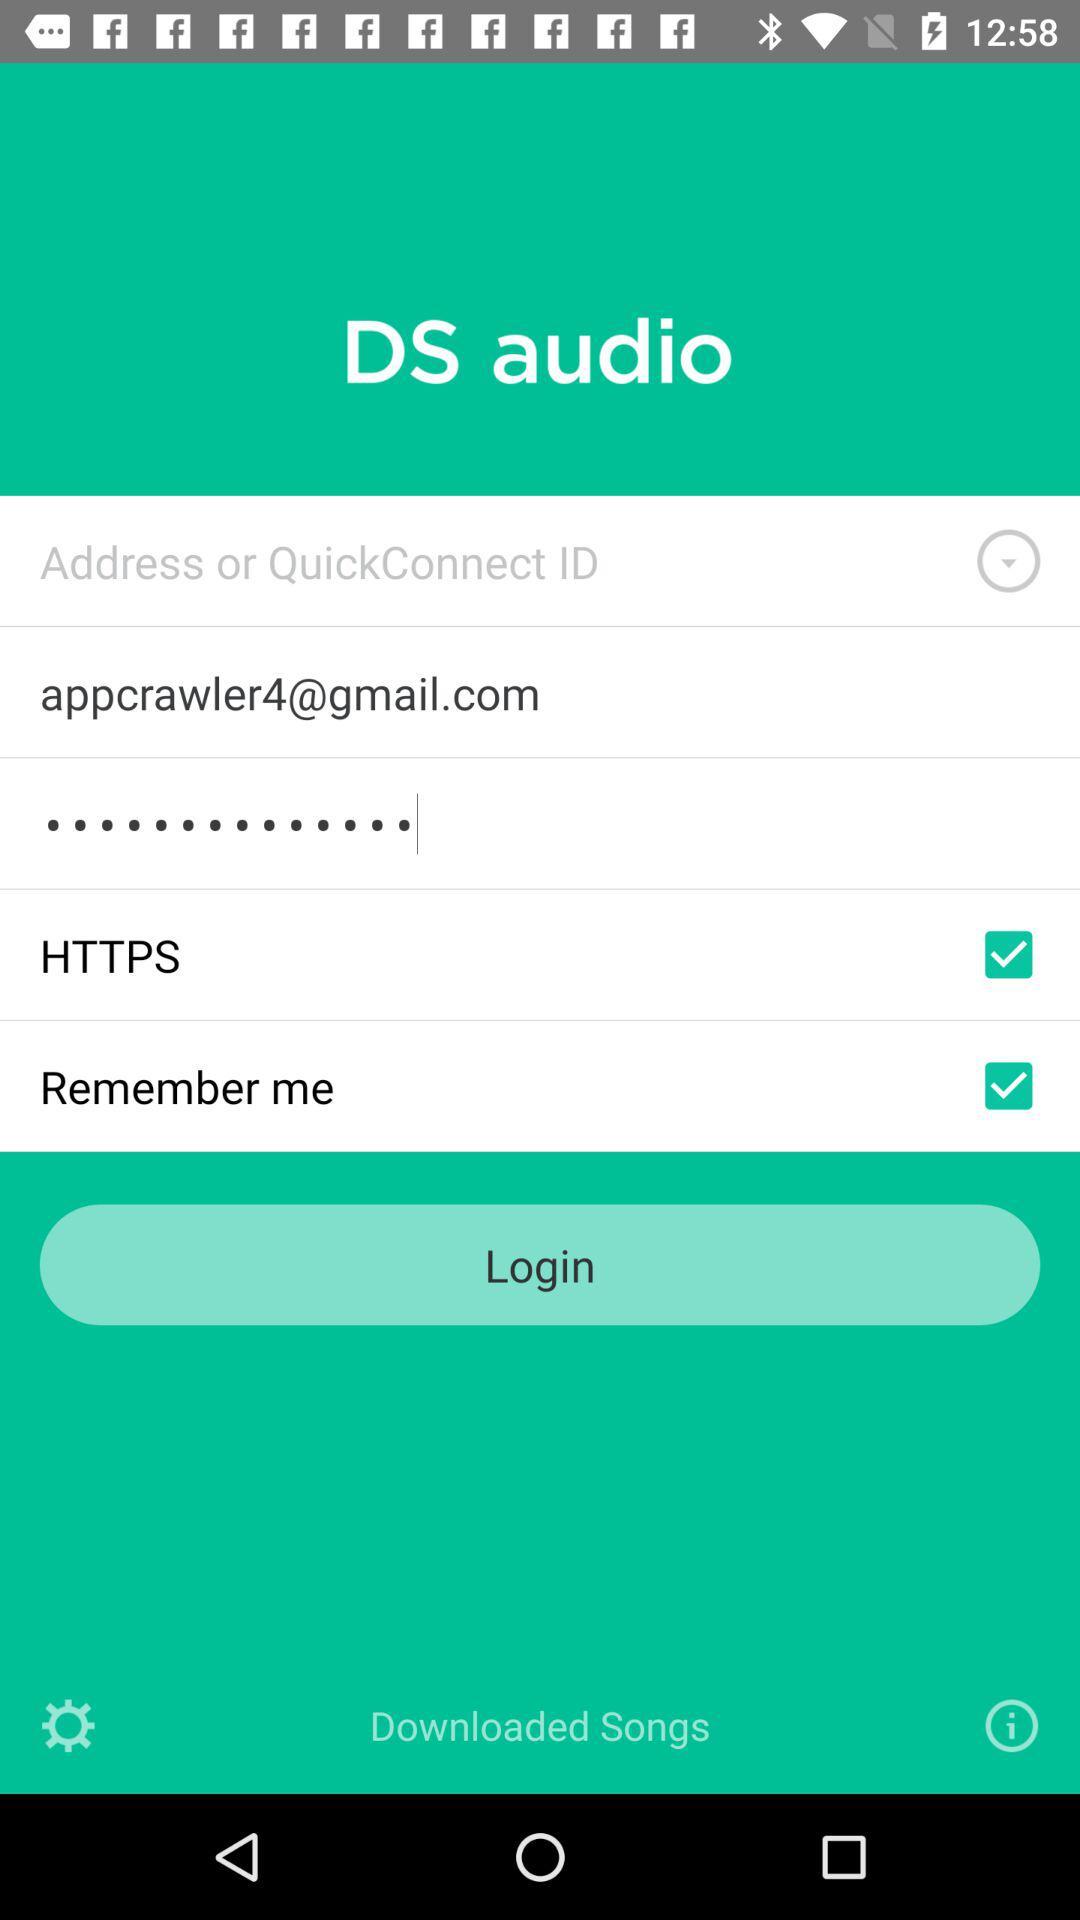 Image resolution: width=1080 pixels, height=1920 pixels. I want to click on to remember user, so click(1008, 1084).